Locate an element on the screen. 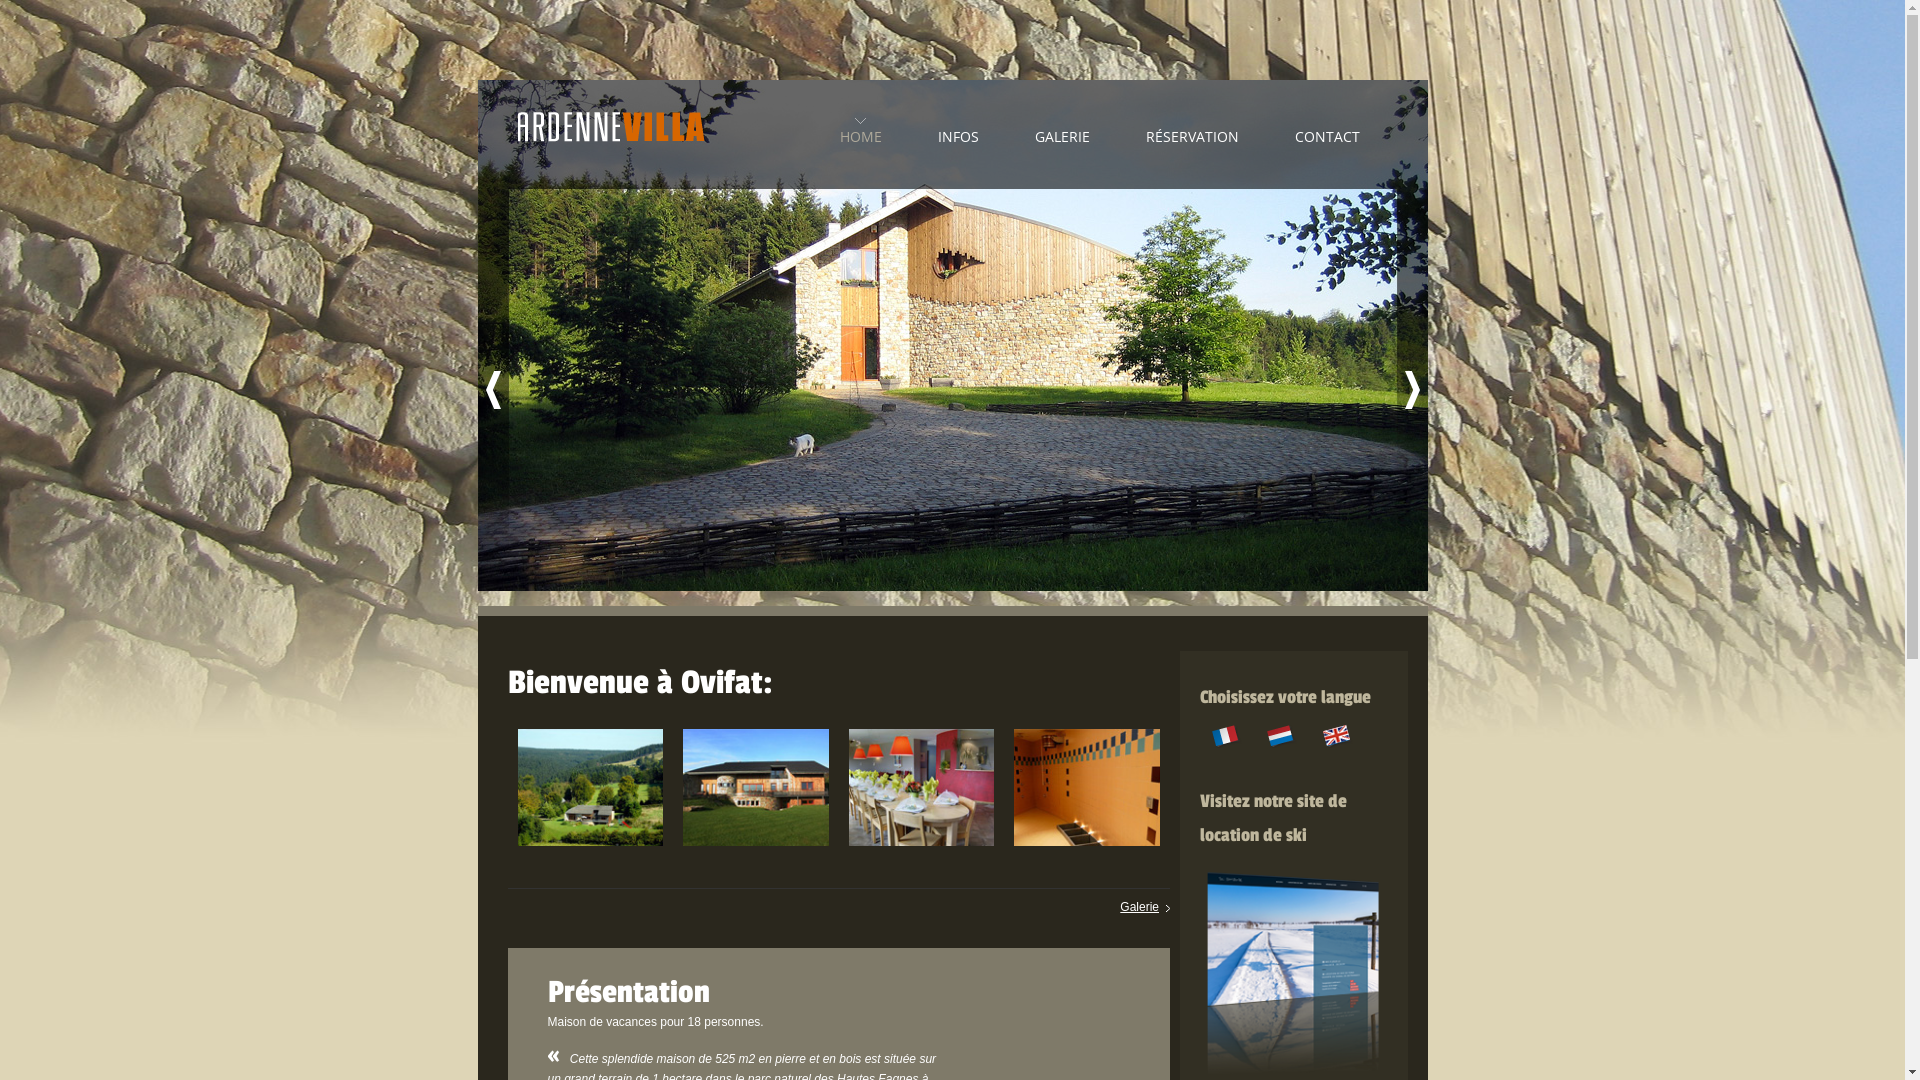  'Ski Botrange' is located at coordinates (1294, 869).